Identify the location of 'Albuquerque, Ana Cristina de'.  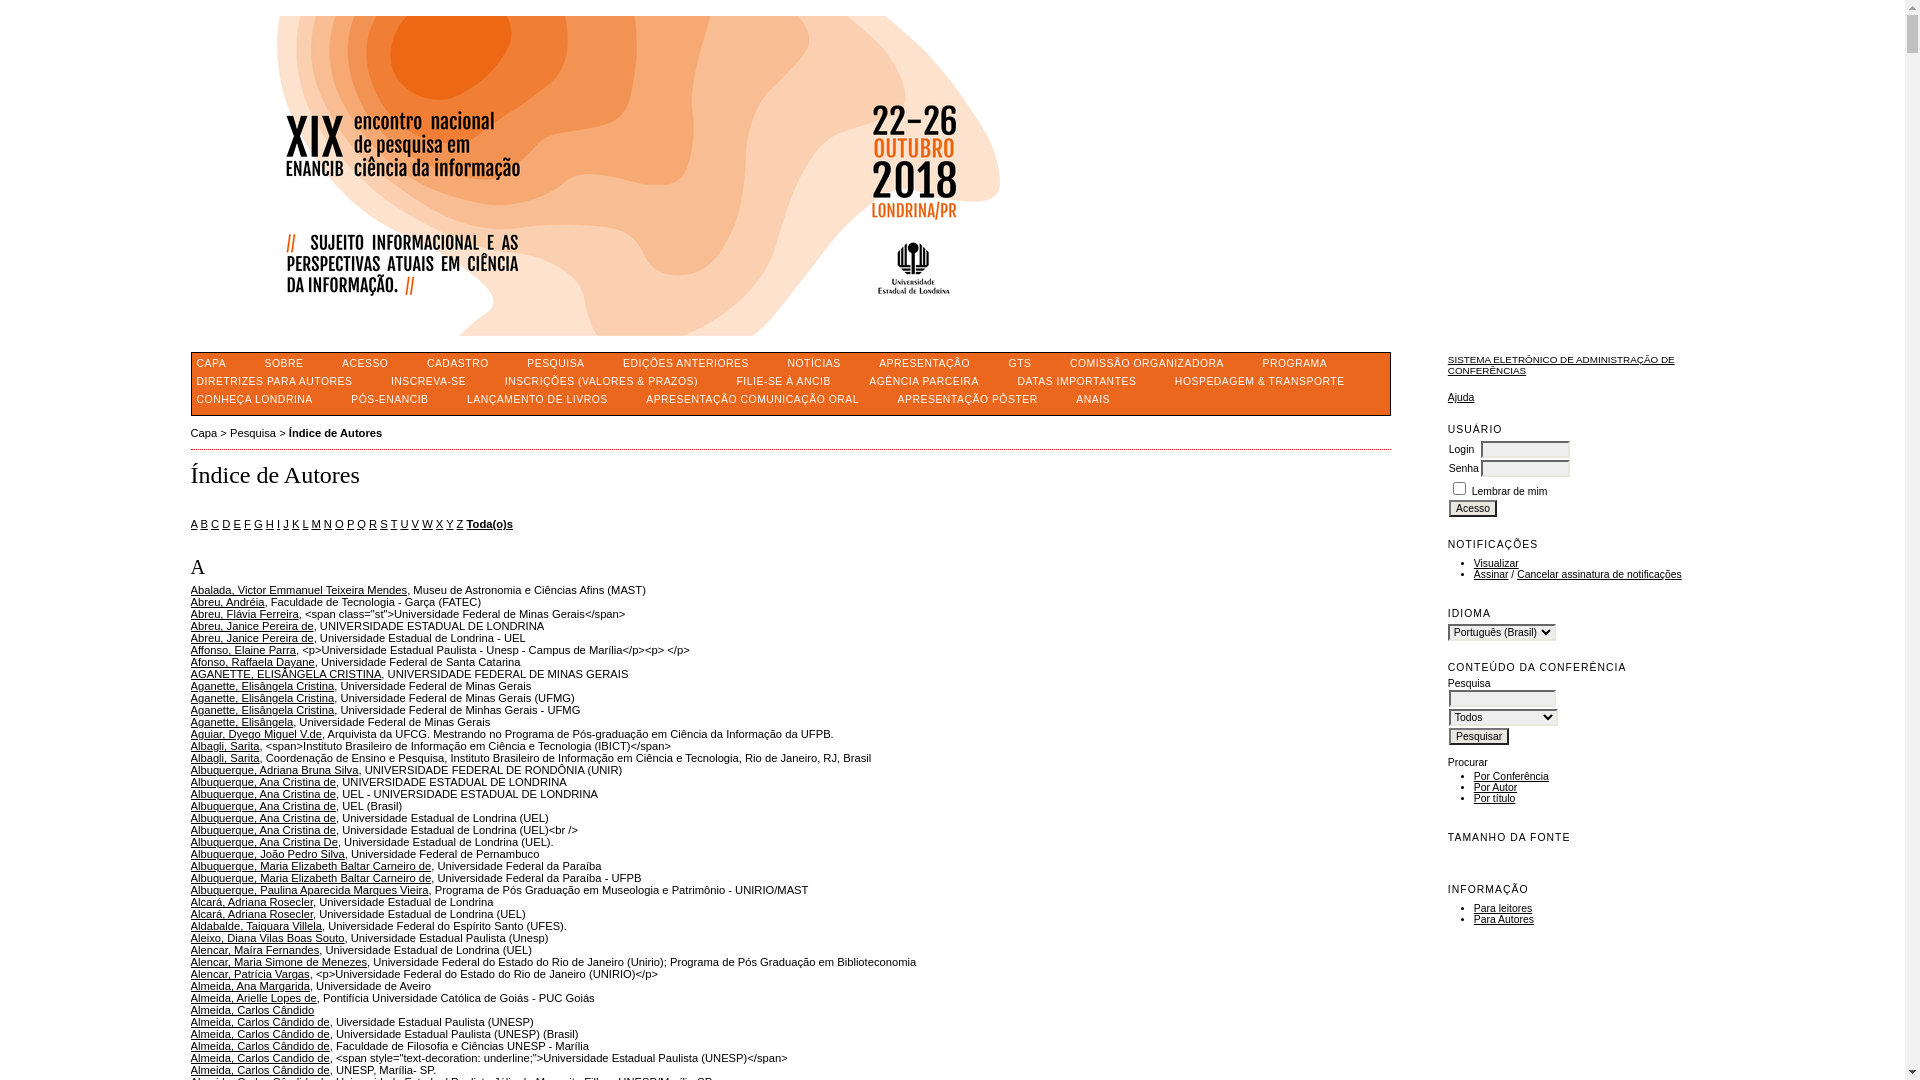
(262, 817).